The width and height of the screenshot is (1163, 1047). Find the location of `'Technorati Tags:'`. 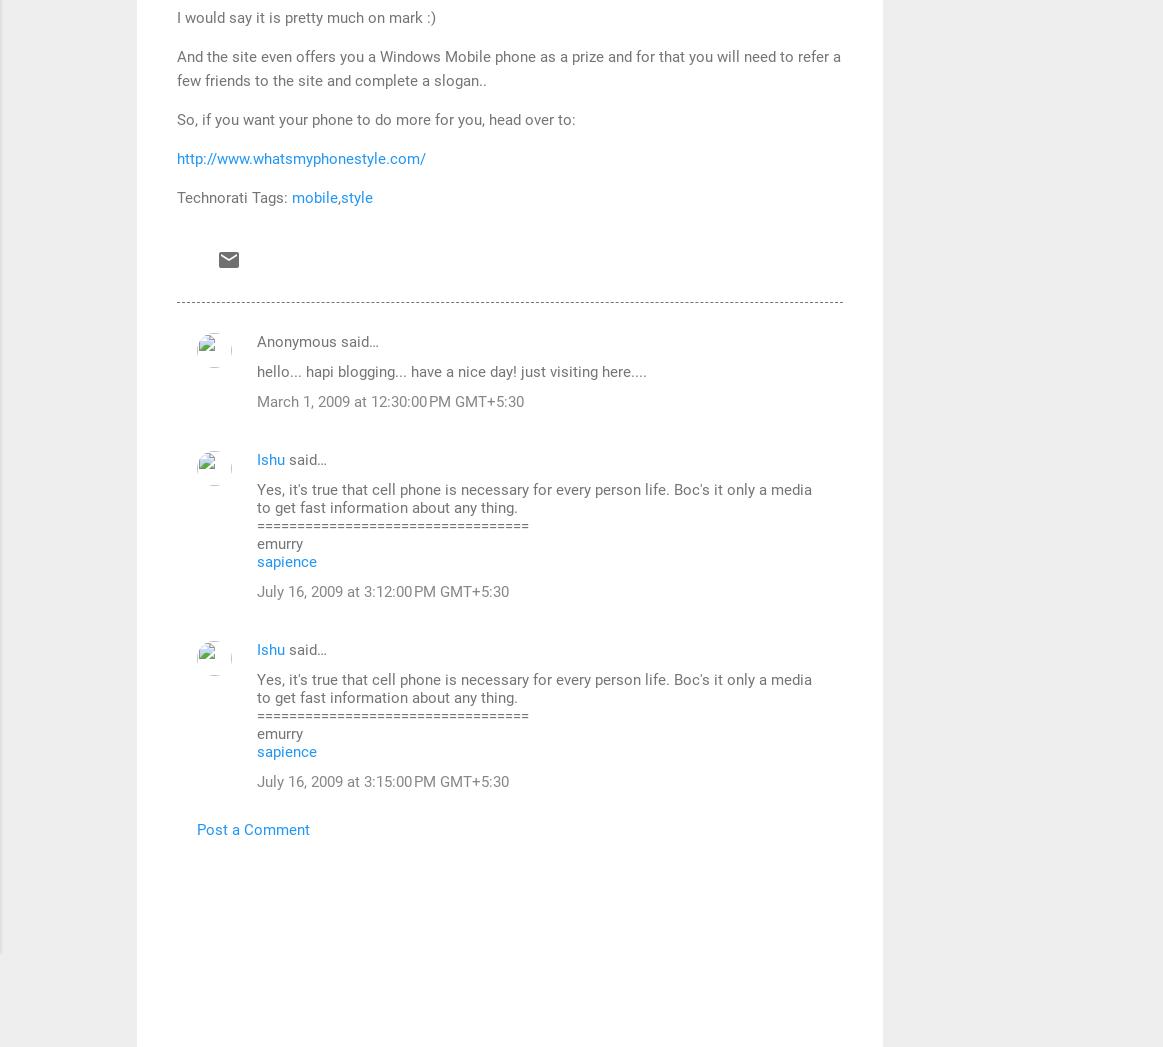

'Technorati Tags:' is located at coordinates (232, 196).